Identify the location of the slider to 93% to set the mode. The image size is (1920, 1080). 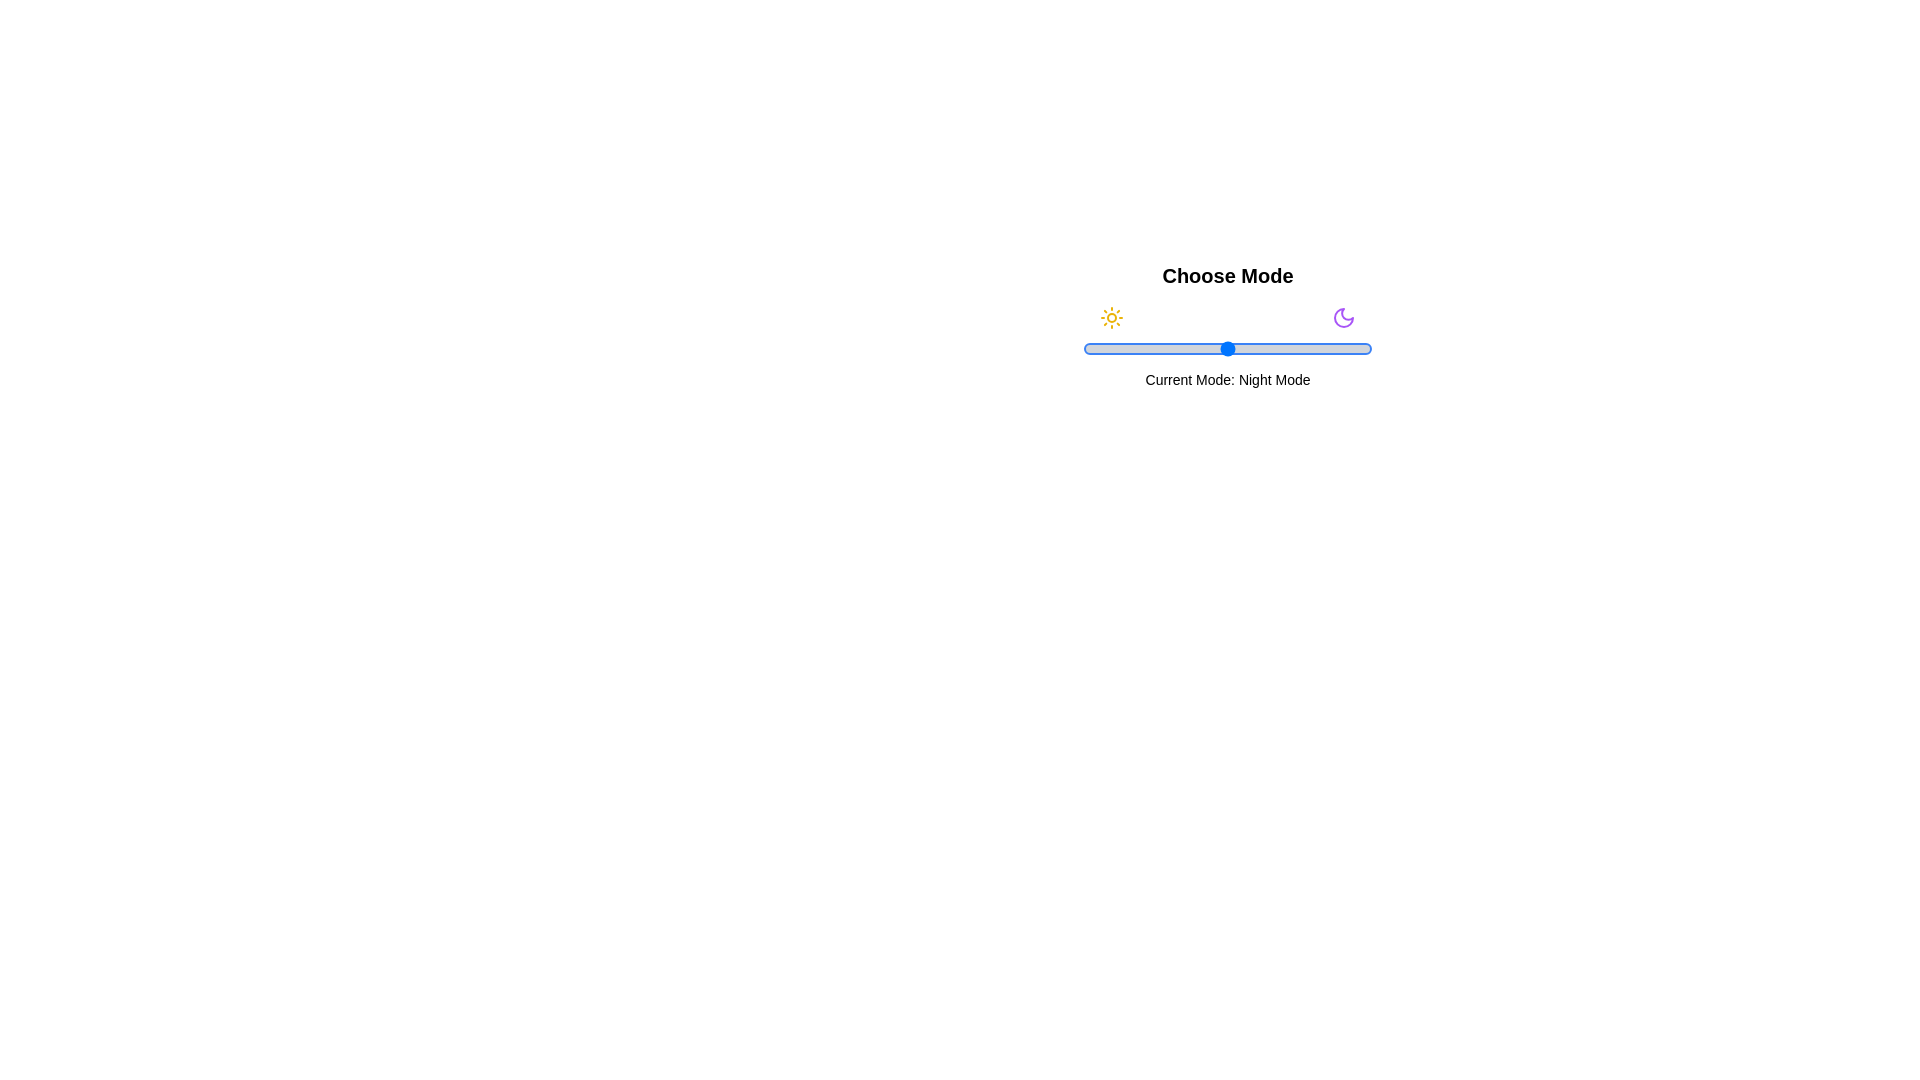
(1351, 347).